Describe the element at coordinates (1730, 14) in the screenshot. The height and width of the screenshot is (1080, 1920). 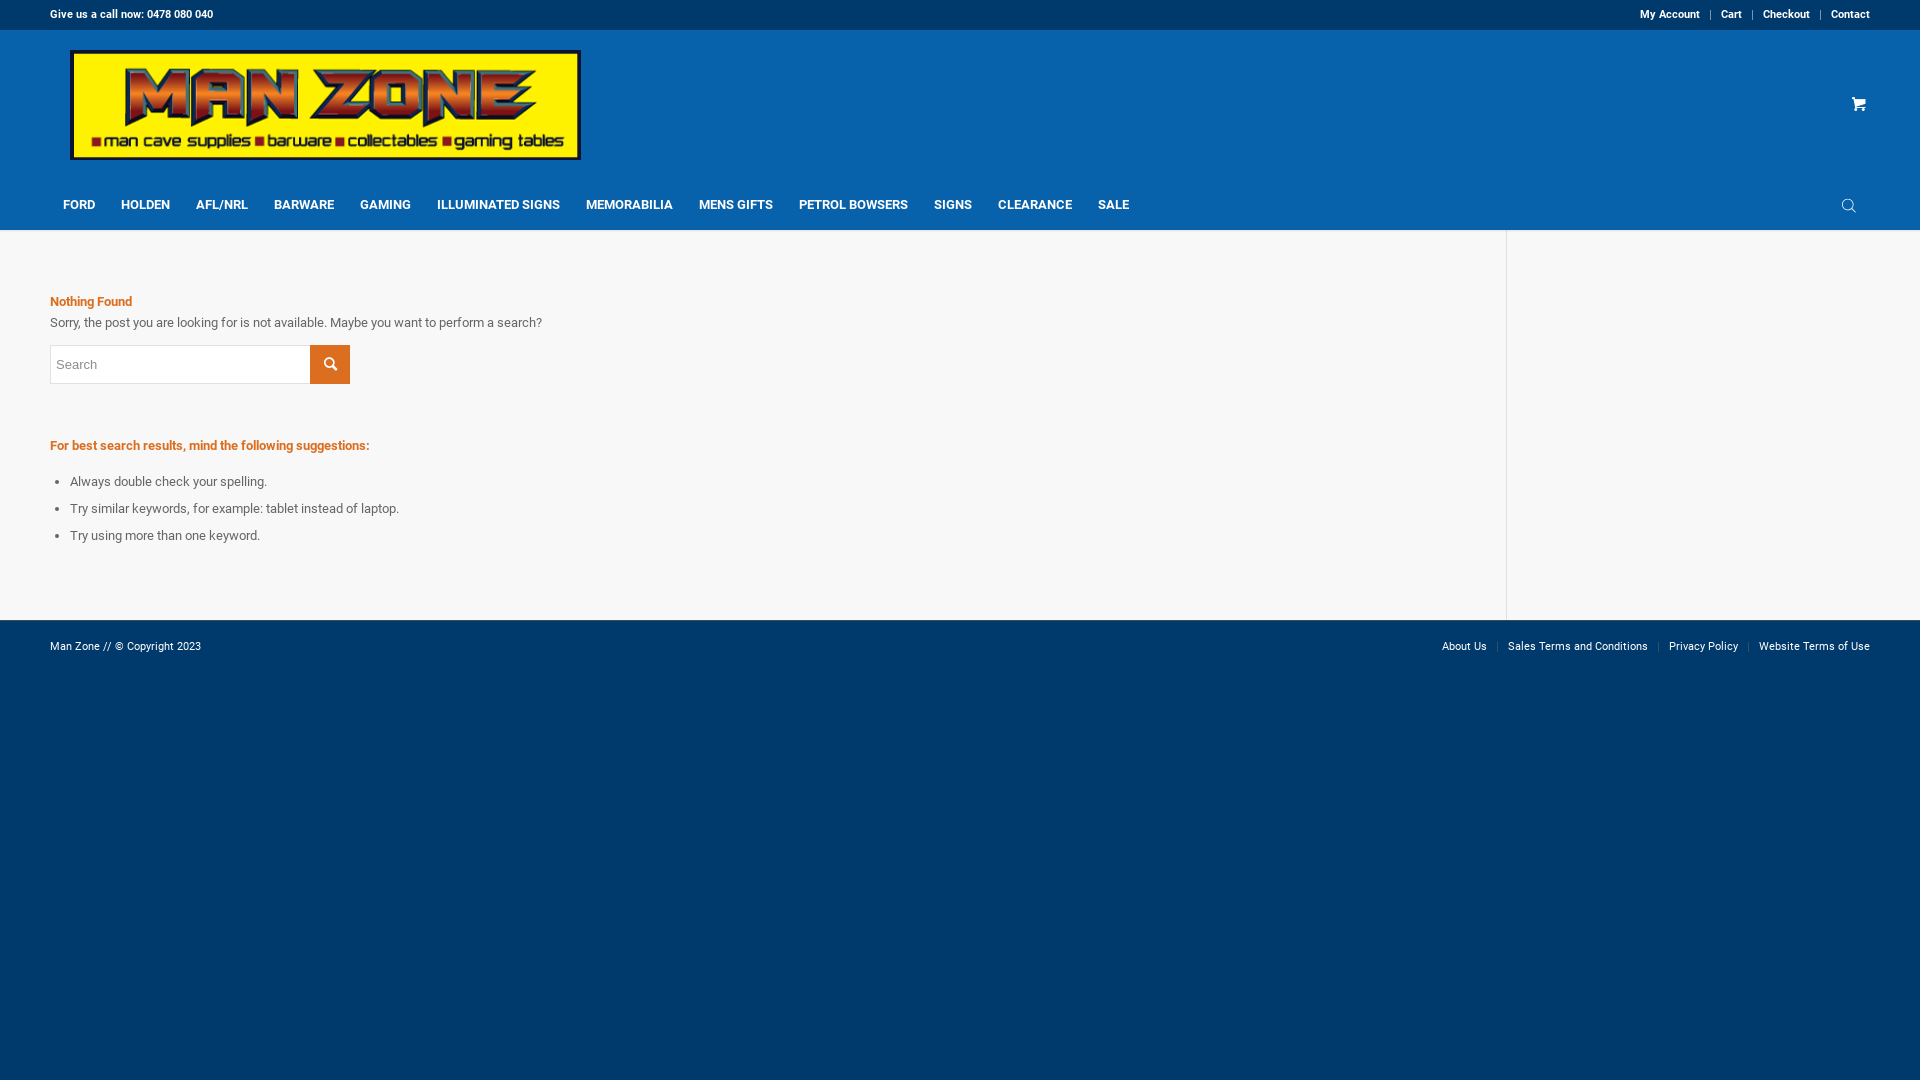
I see `'Cart'` at that location.